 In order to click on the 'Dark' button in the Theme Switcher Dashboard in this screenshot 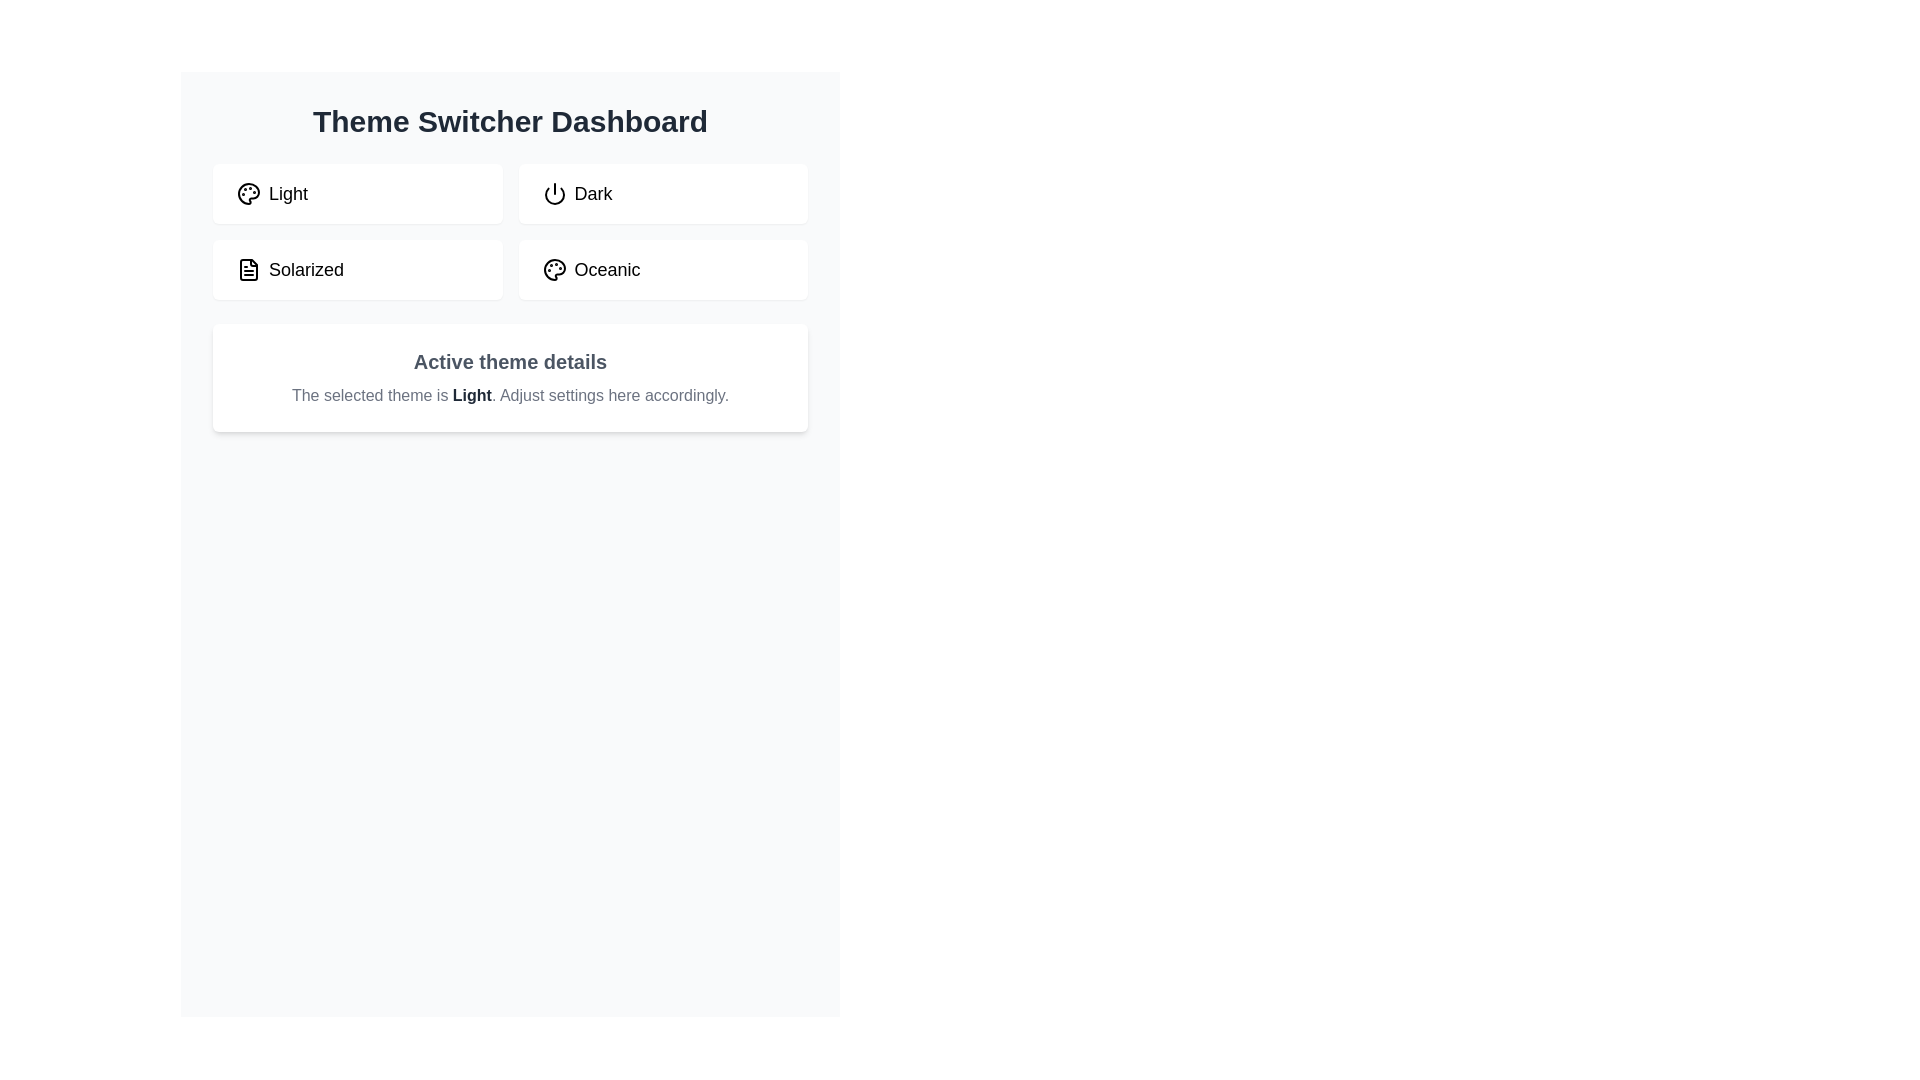, I will do `click(663, 193)`.